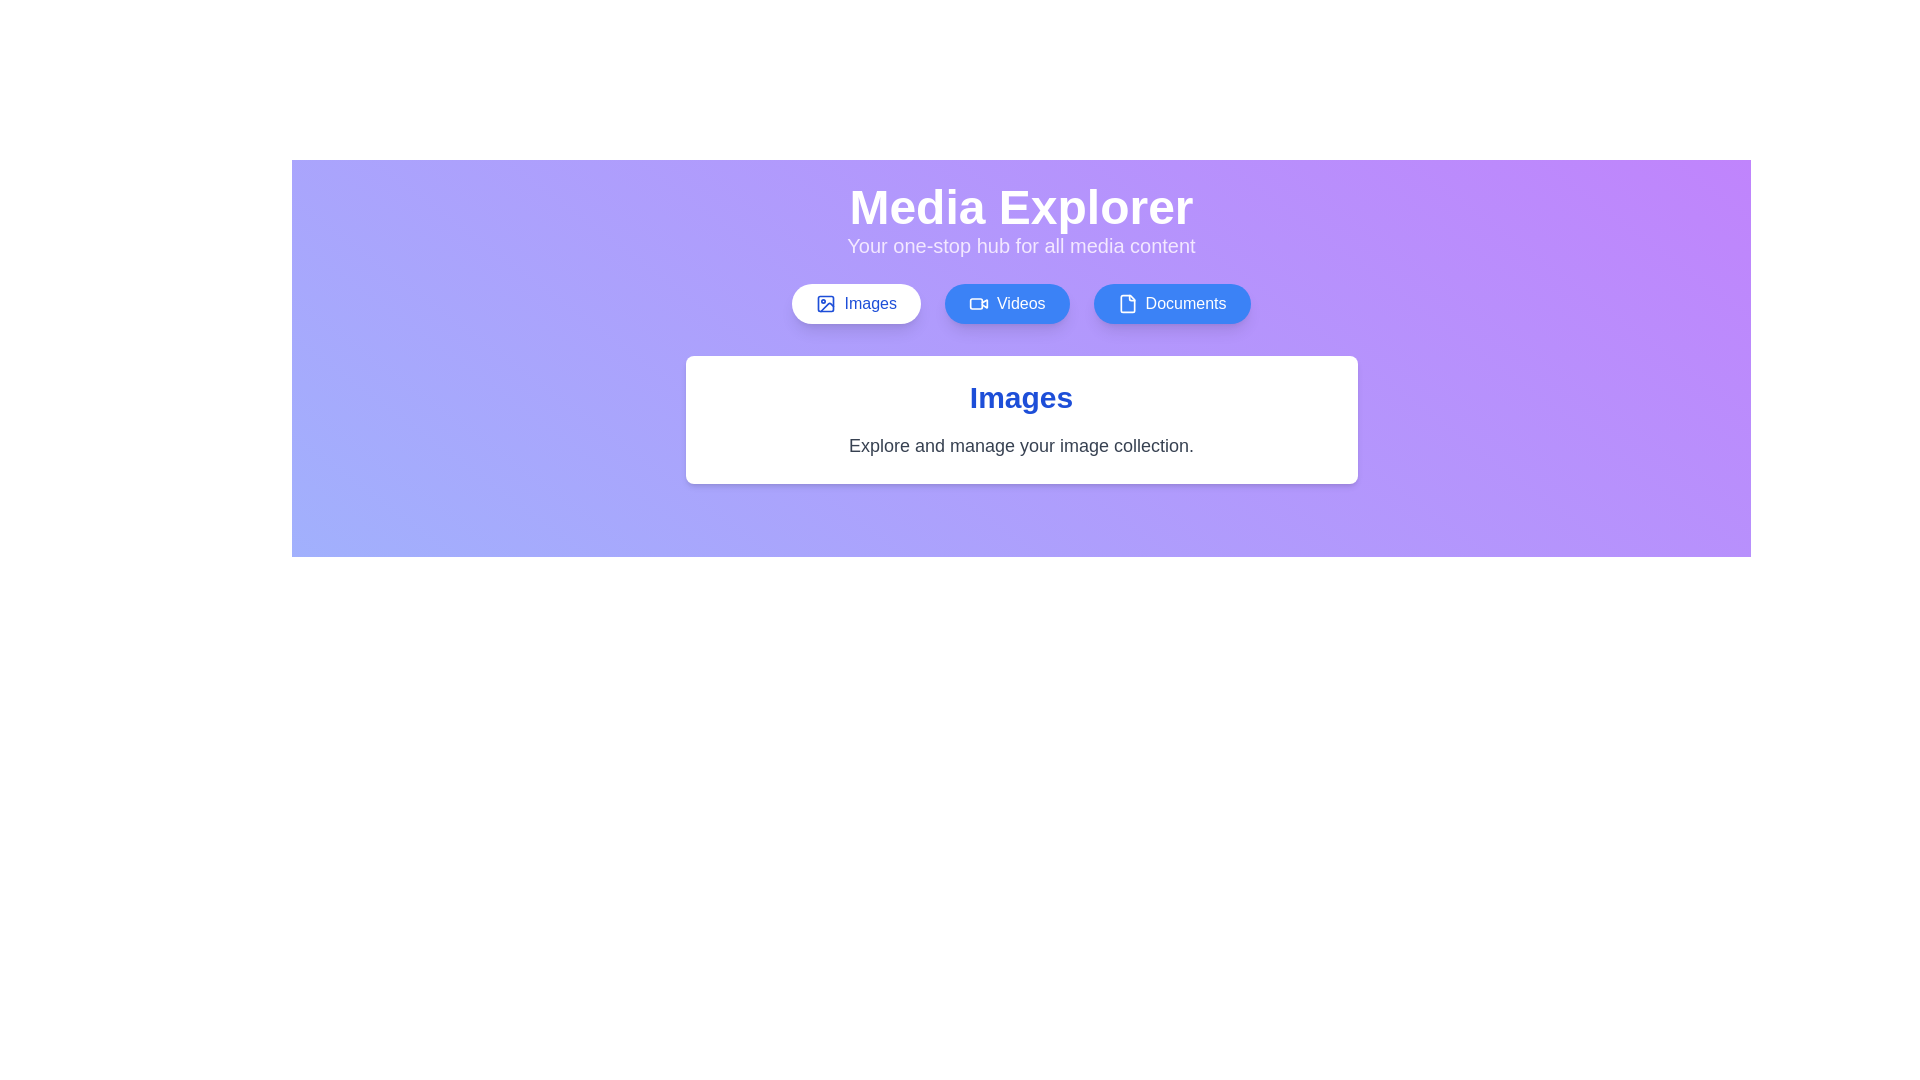 Image resolution: width=1920 pixels, height=1080 pixels. What do you see at coordinates (856, 304) in the screenshot?
I see `the Images tab to explore its content` at bounding box center [856, 304].